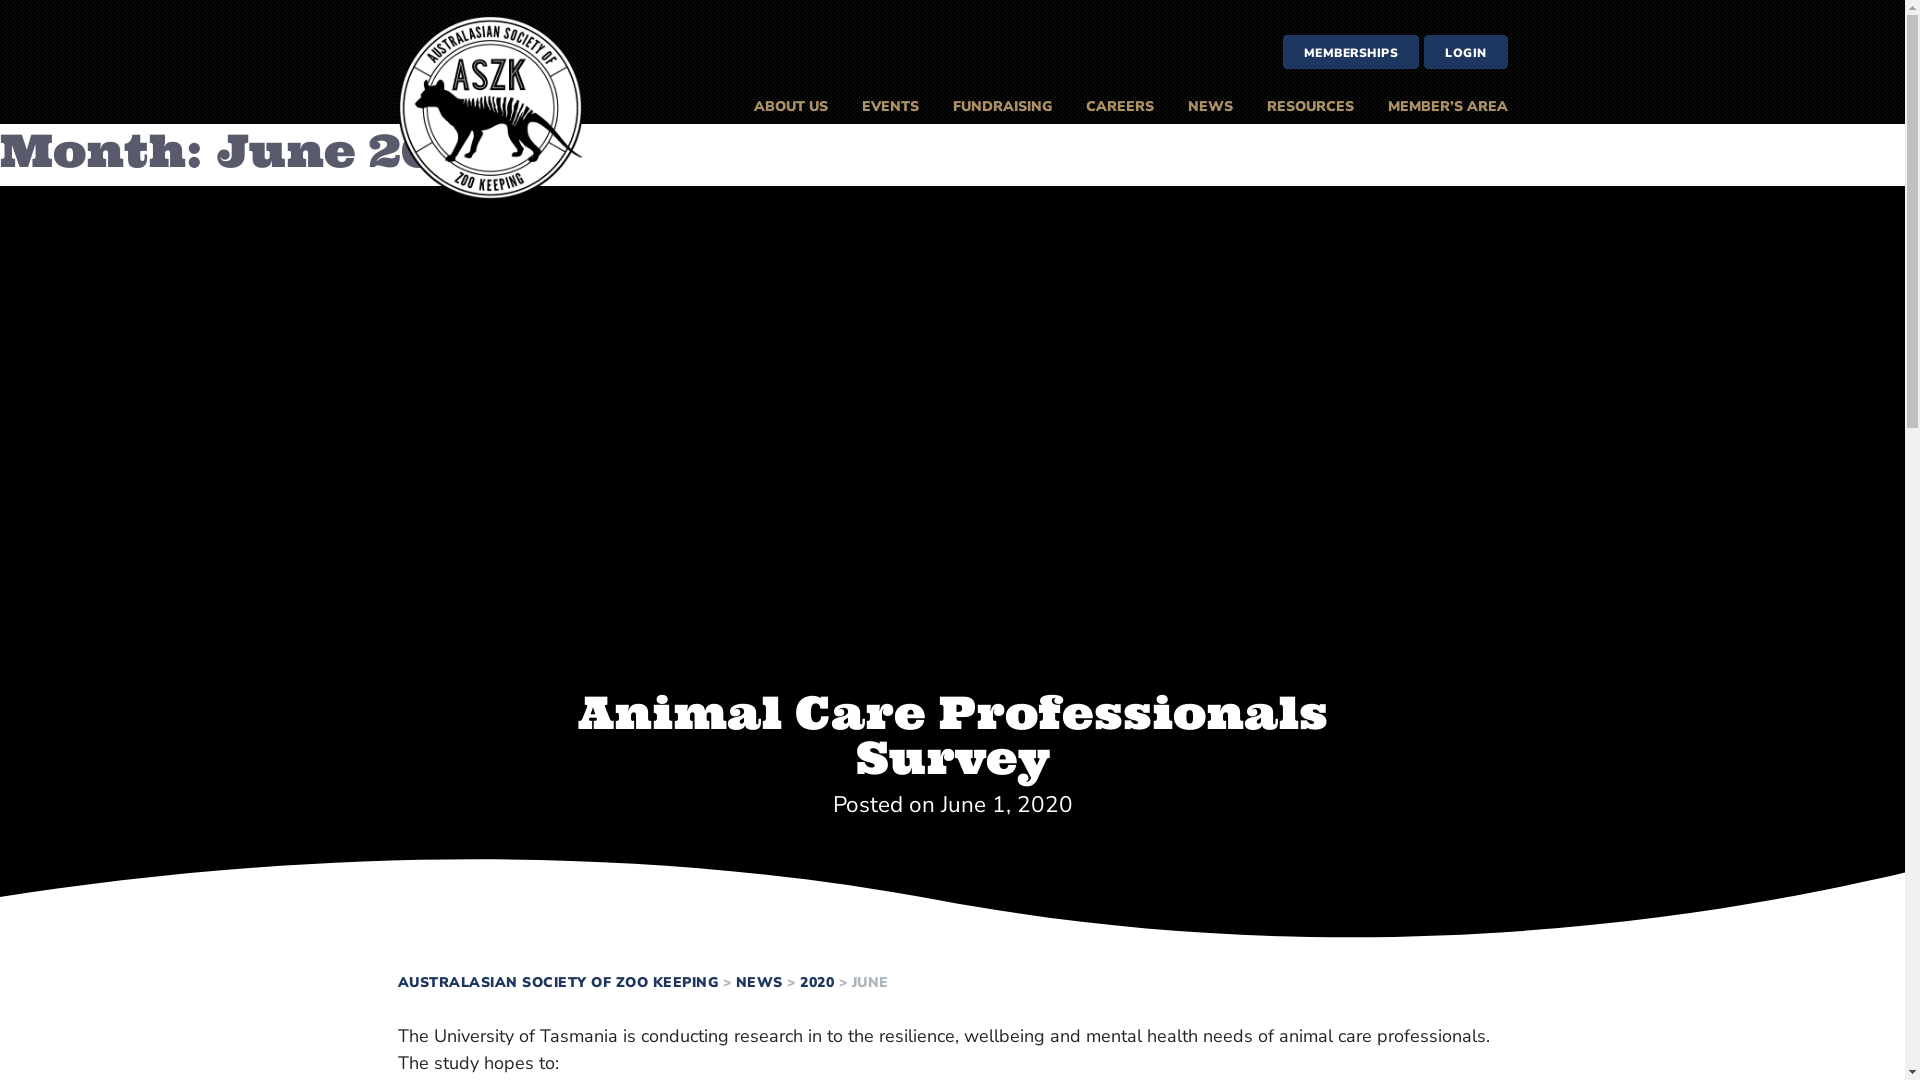 This screenshot has height=1080, width=1920. I want to click on 'NEWS', so click(1208, 107).